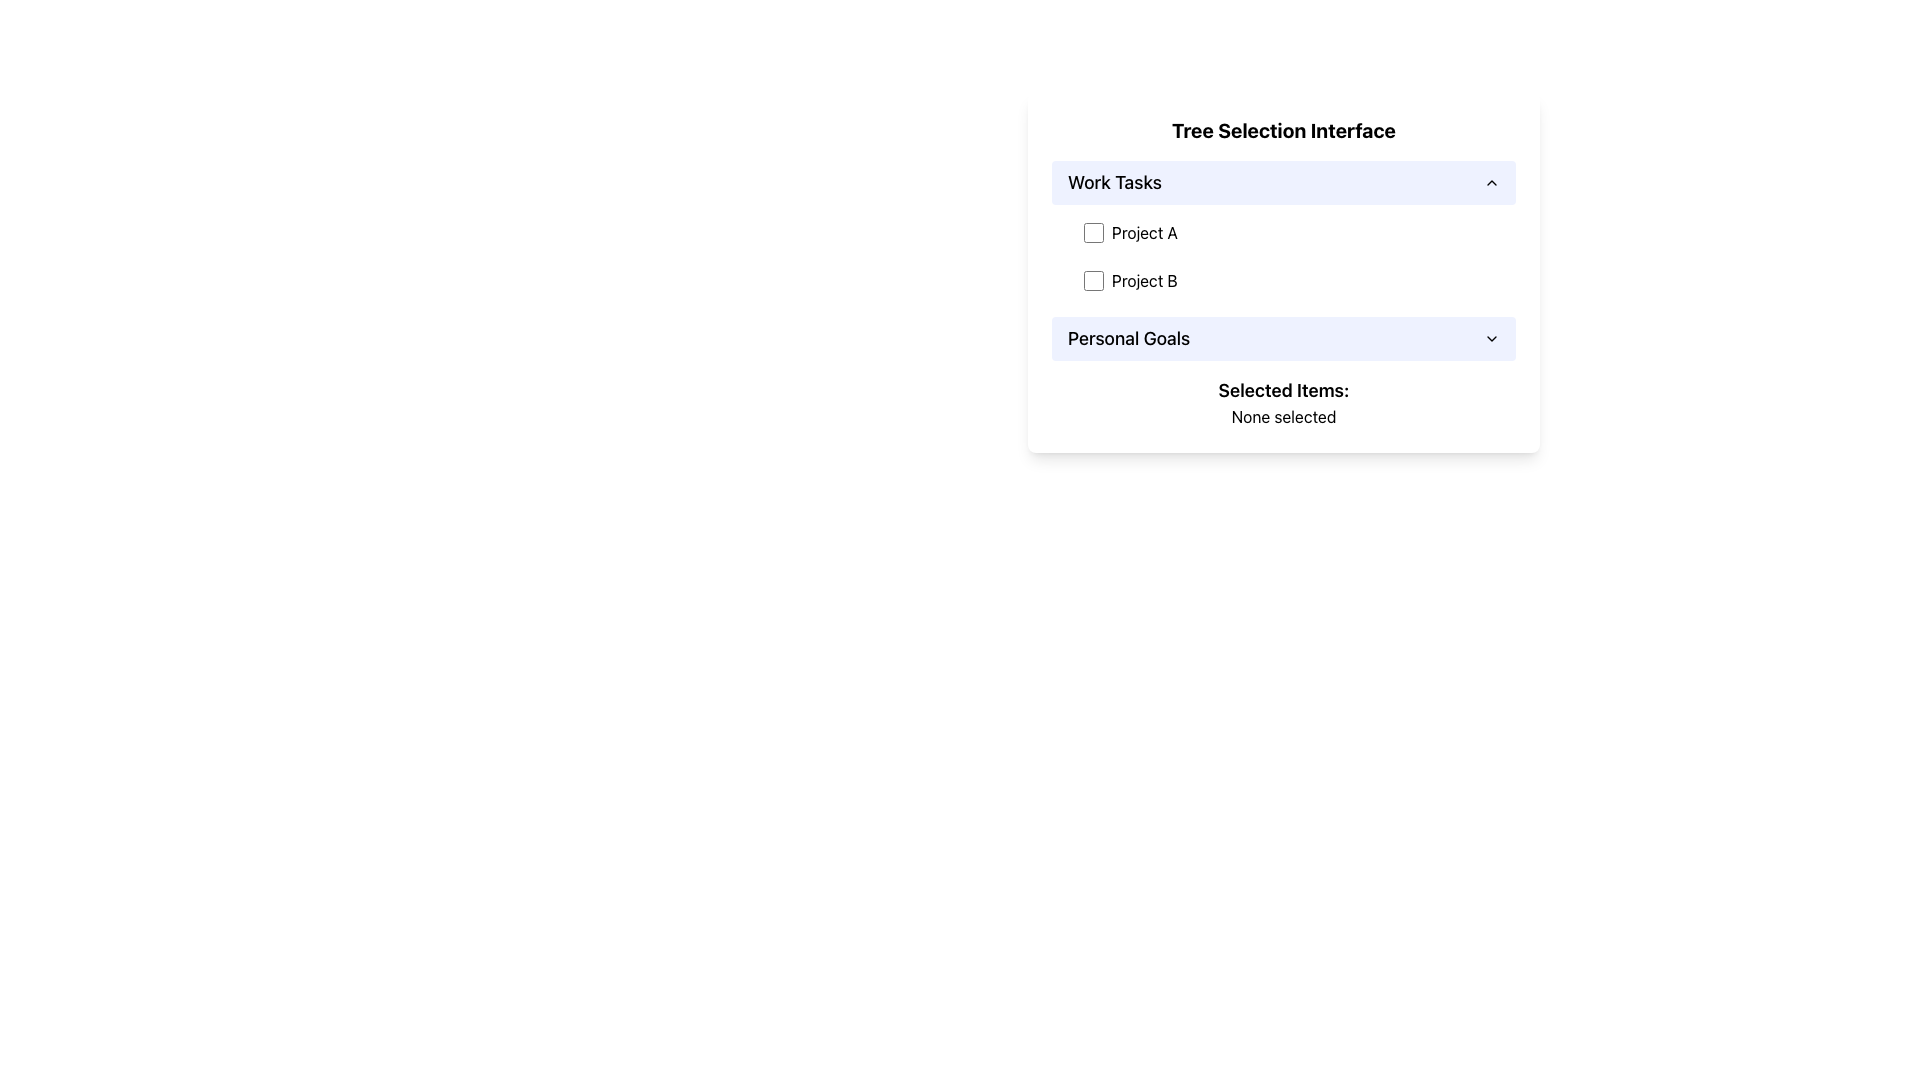 The image size is (1920, 1080). I want to click on the text label that indicates no items have been chosen, located directly underneath 'Selected Items:' at the bottom of the interface, so click(1283, 415).